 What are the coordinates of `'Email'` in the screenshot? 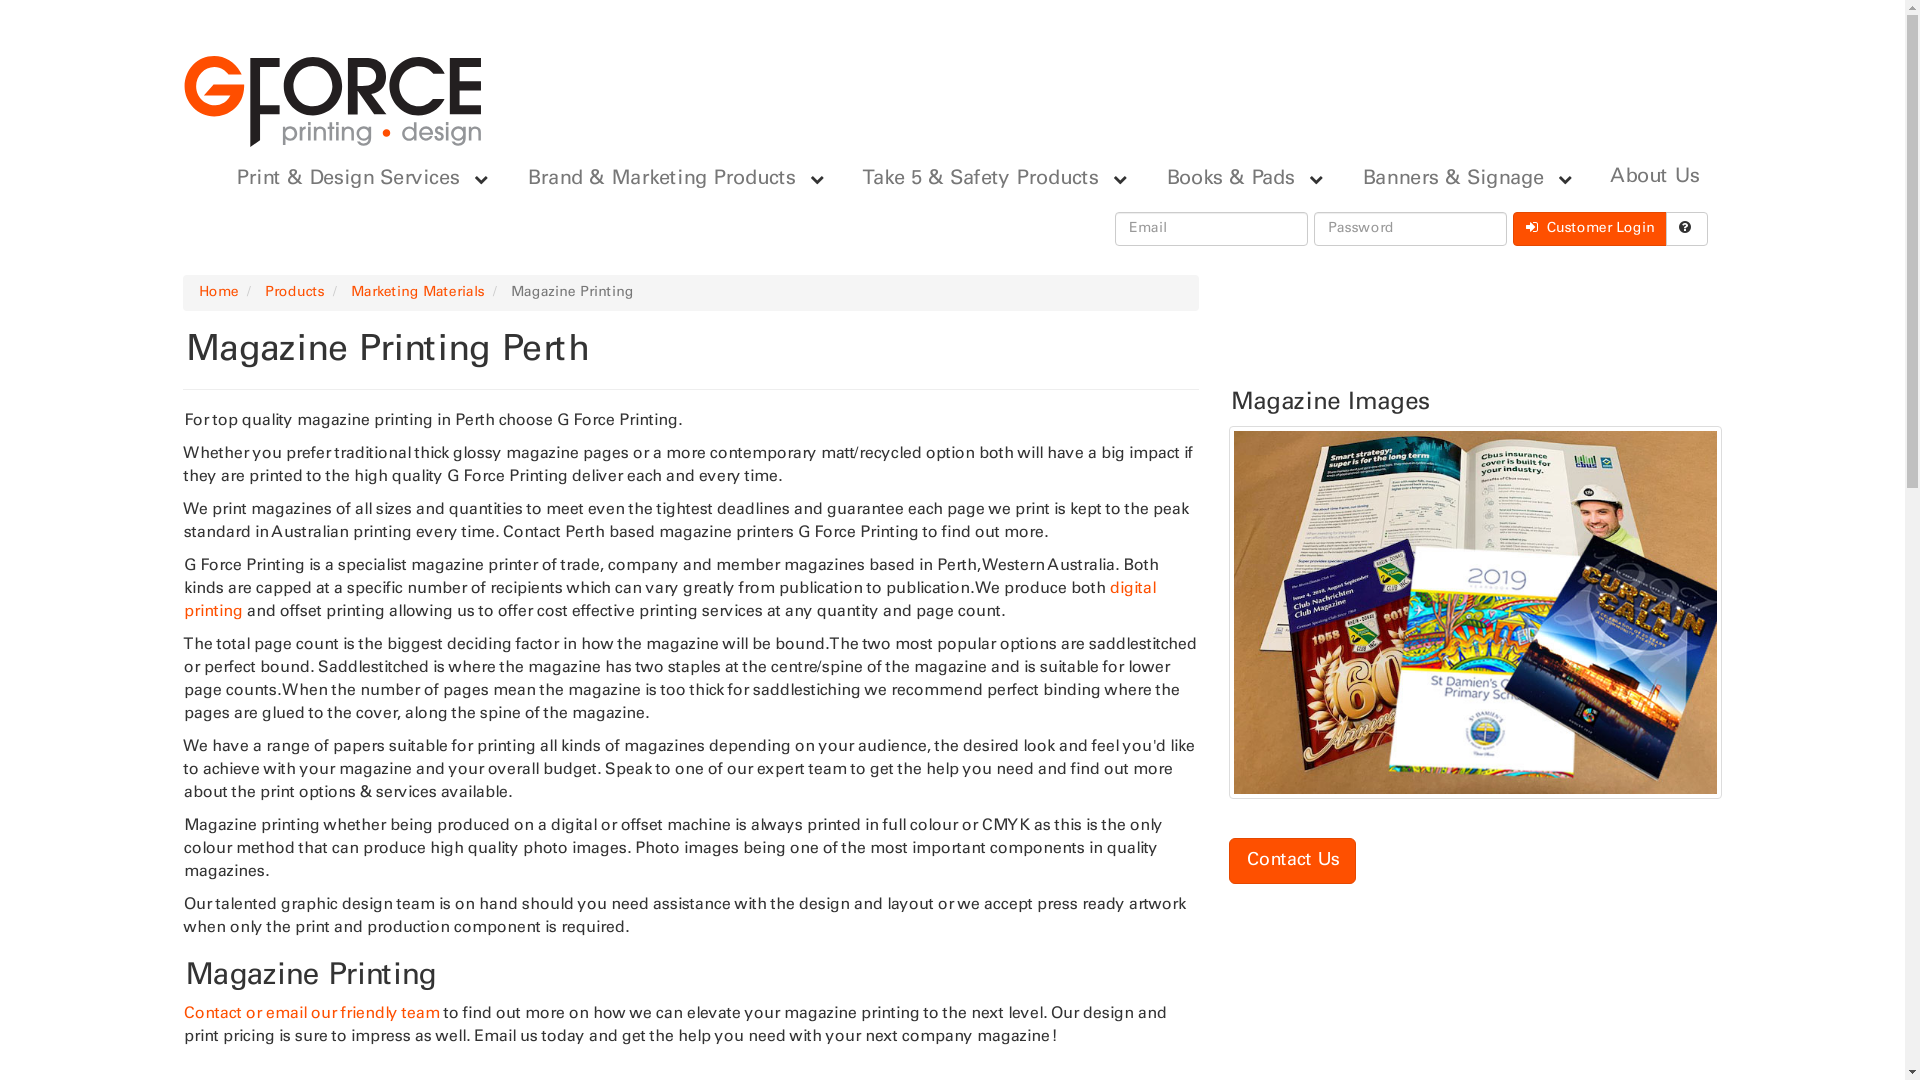 It's located at (1112, 227).